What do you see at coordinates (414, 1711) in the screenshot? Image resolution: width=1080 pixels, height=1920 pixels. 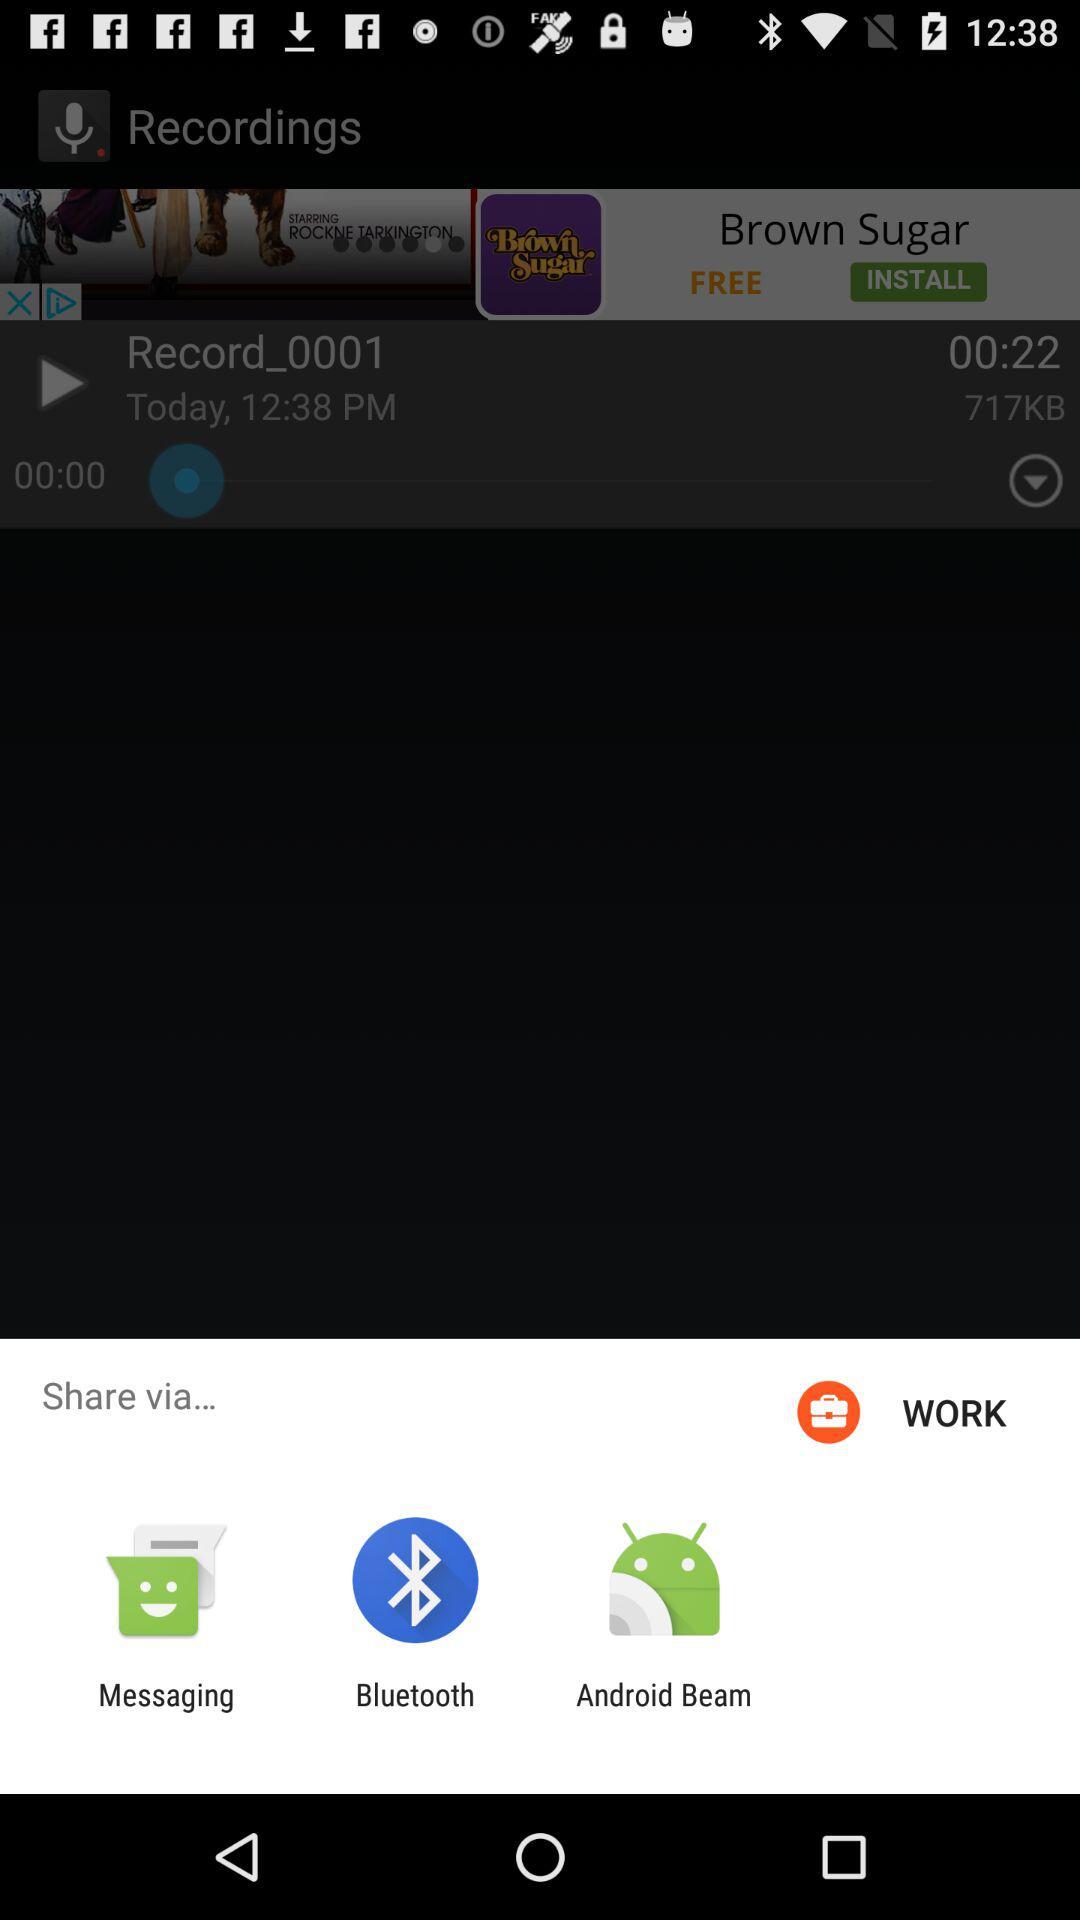 I see `the bluetooth app` at bounding box center [414, 1711].